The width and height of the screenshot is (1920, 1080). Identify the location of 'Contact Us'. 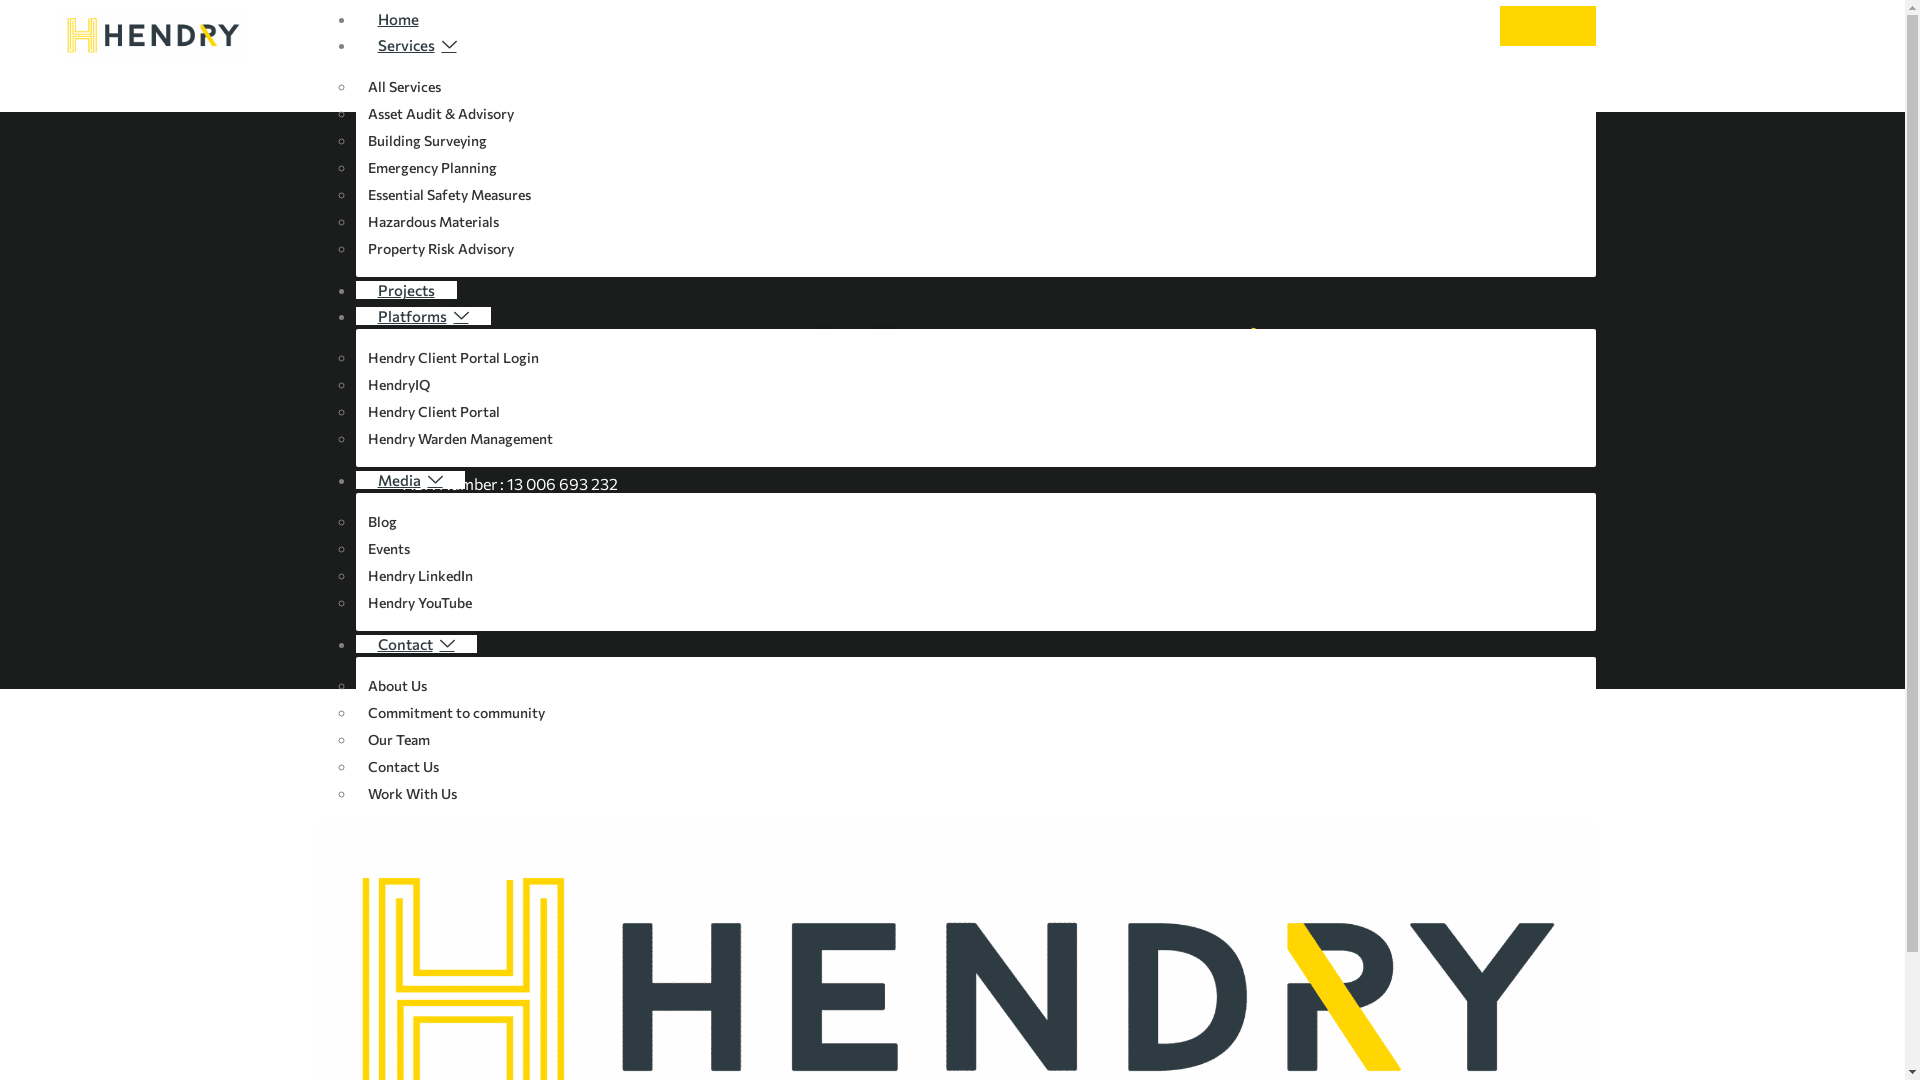
(402, 765).